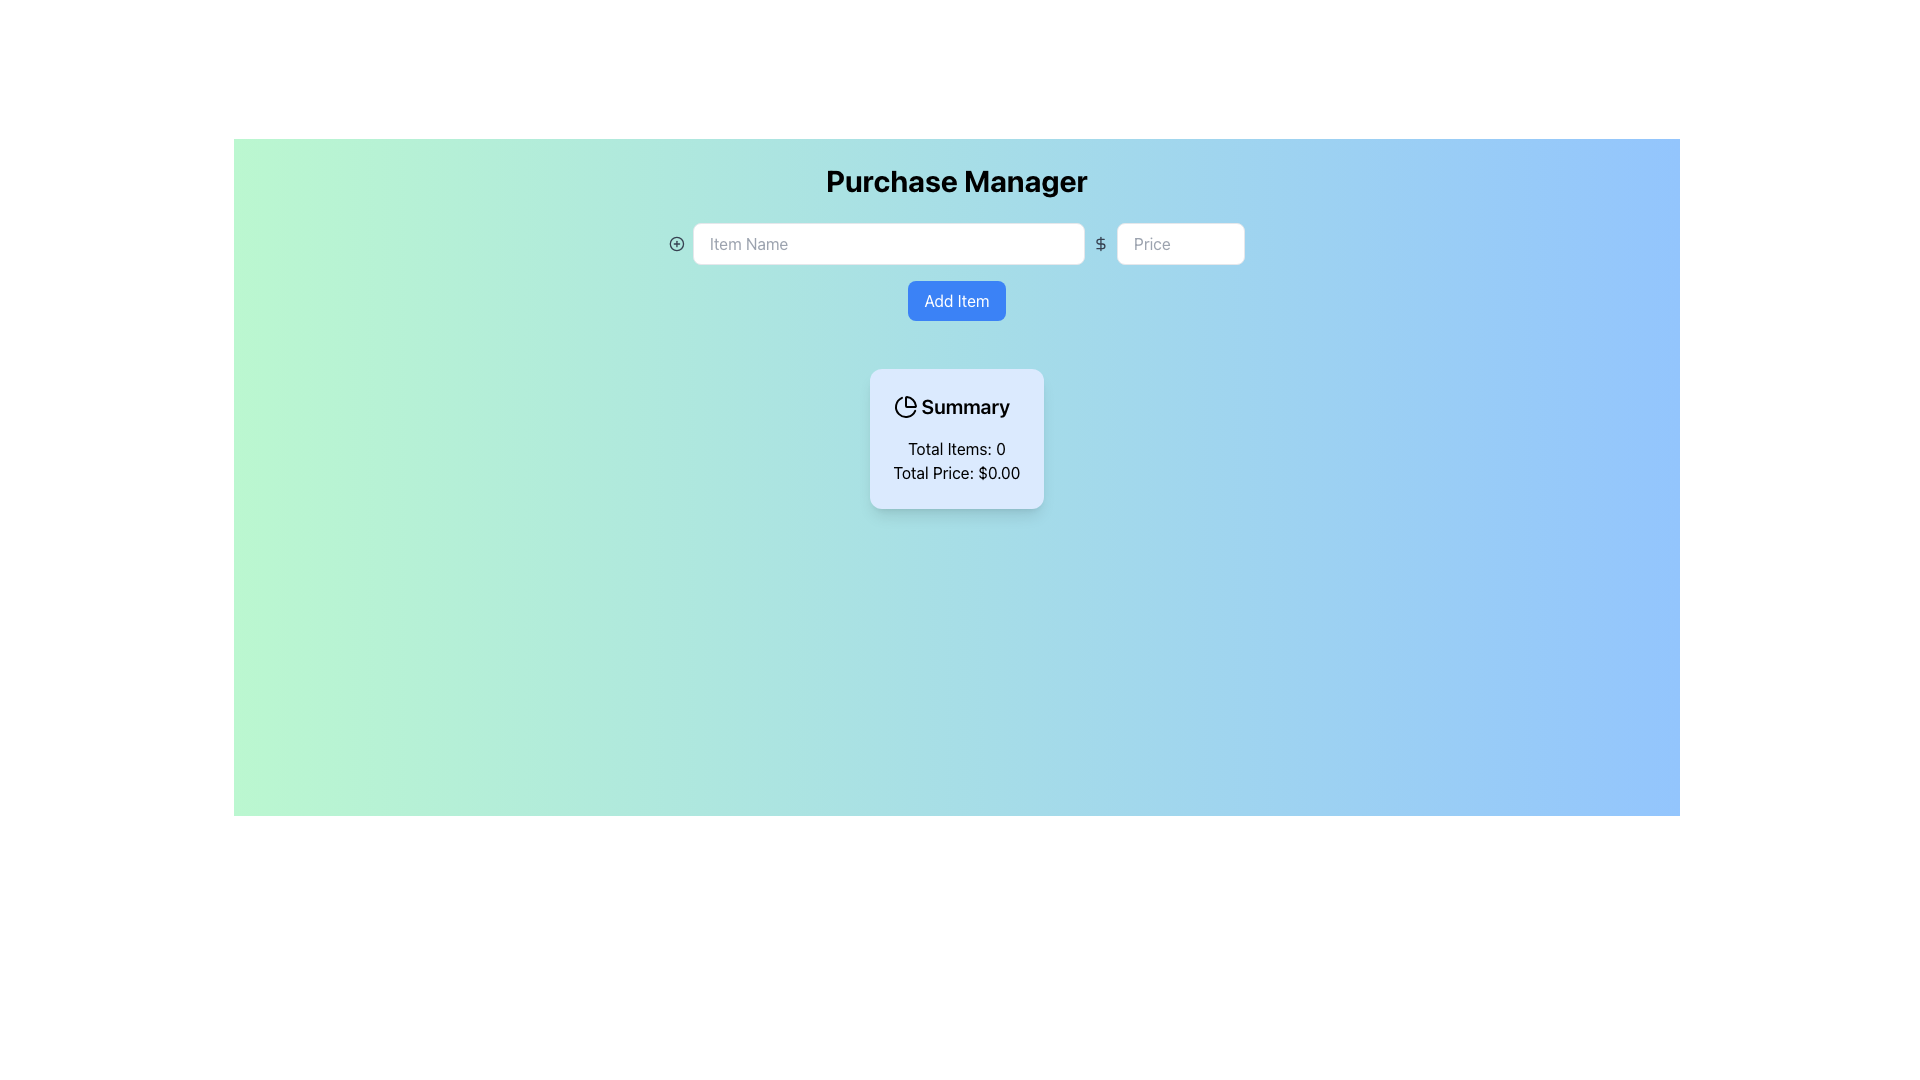 This screenshot has height=1080, width=1920. I want to click on the 'Purchase Manager' text, which is styled in a large, bold font and is located at the top center of the interface, above the 'Add Item' form, so click(955, 181).